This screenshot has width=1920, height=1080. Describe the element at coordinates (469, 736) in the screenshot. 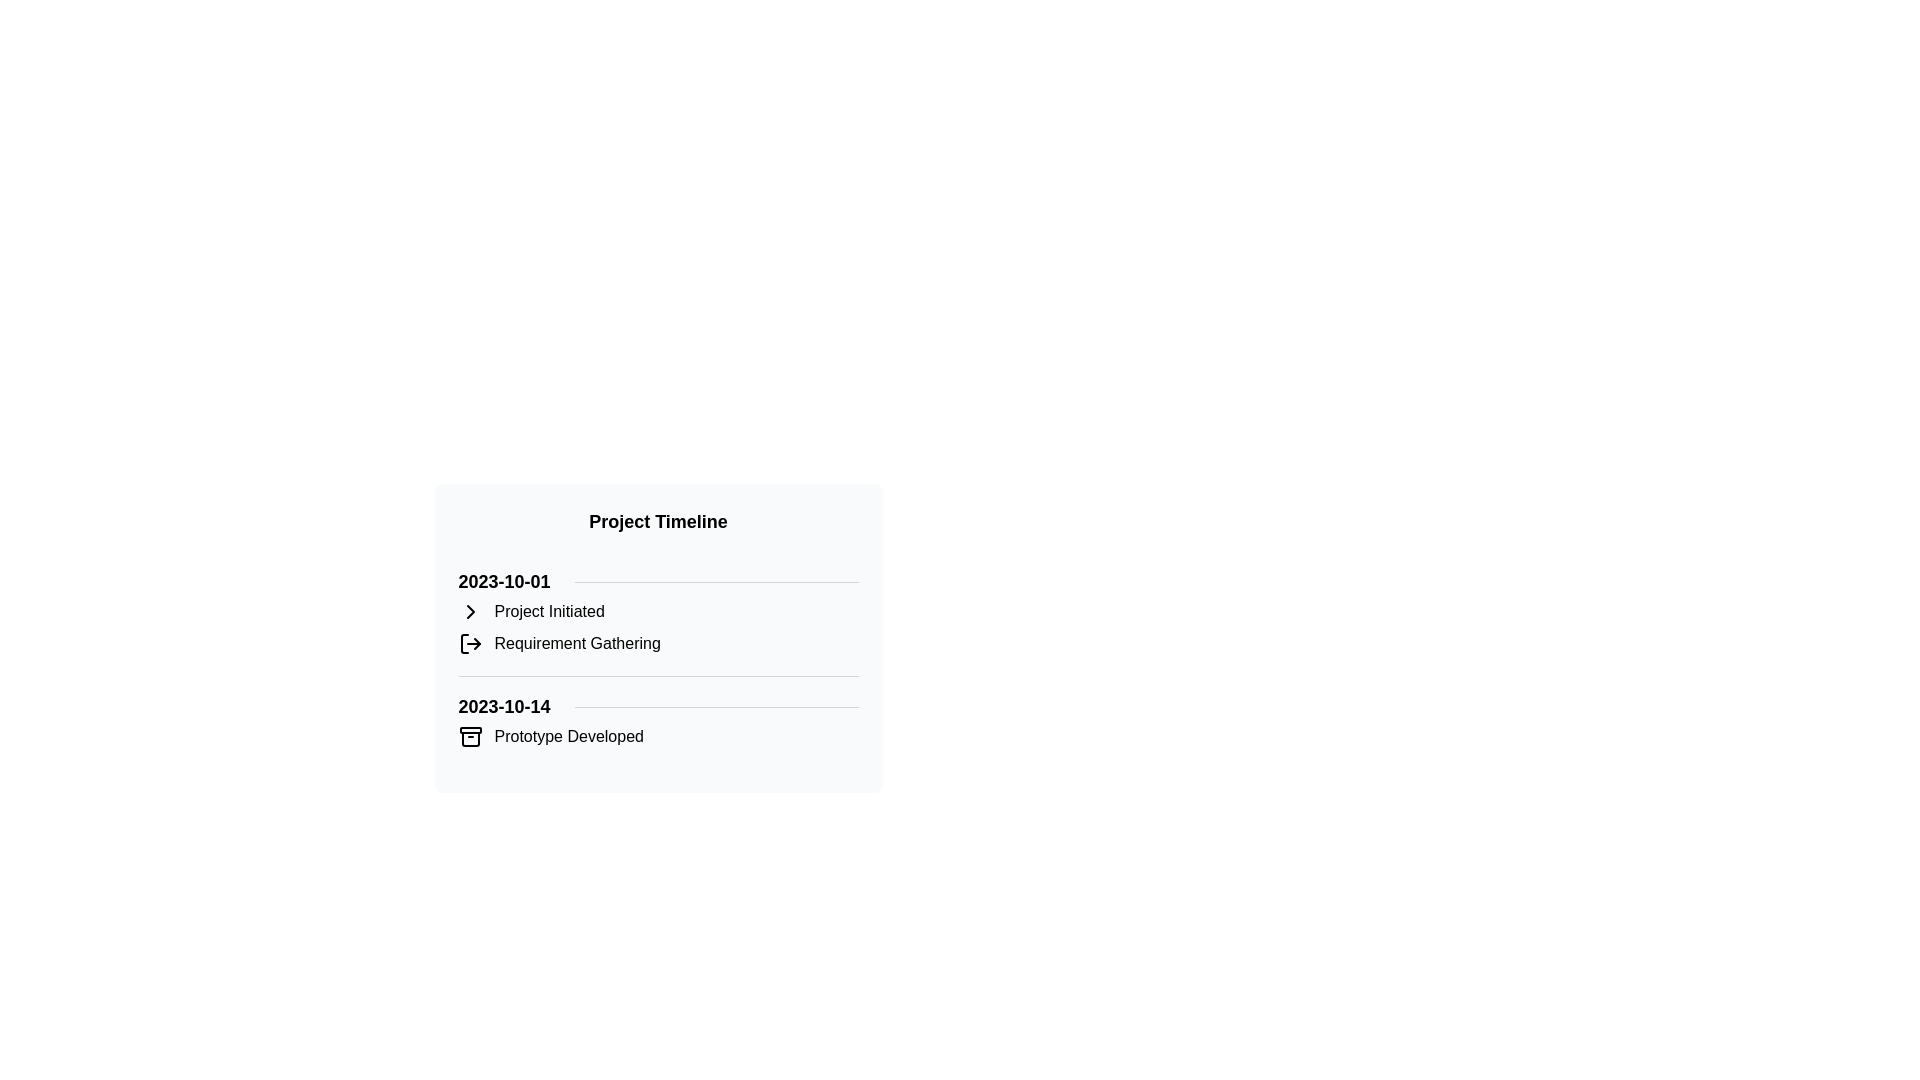

I see `the icon indicating the archived state, positioned to the left of the text 'Prototype Developed'` at that location.